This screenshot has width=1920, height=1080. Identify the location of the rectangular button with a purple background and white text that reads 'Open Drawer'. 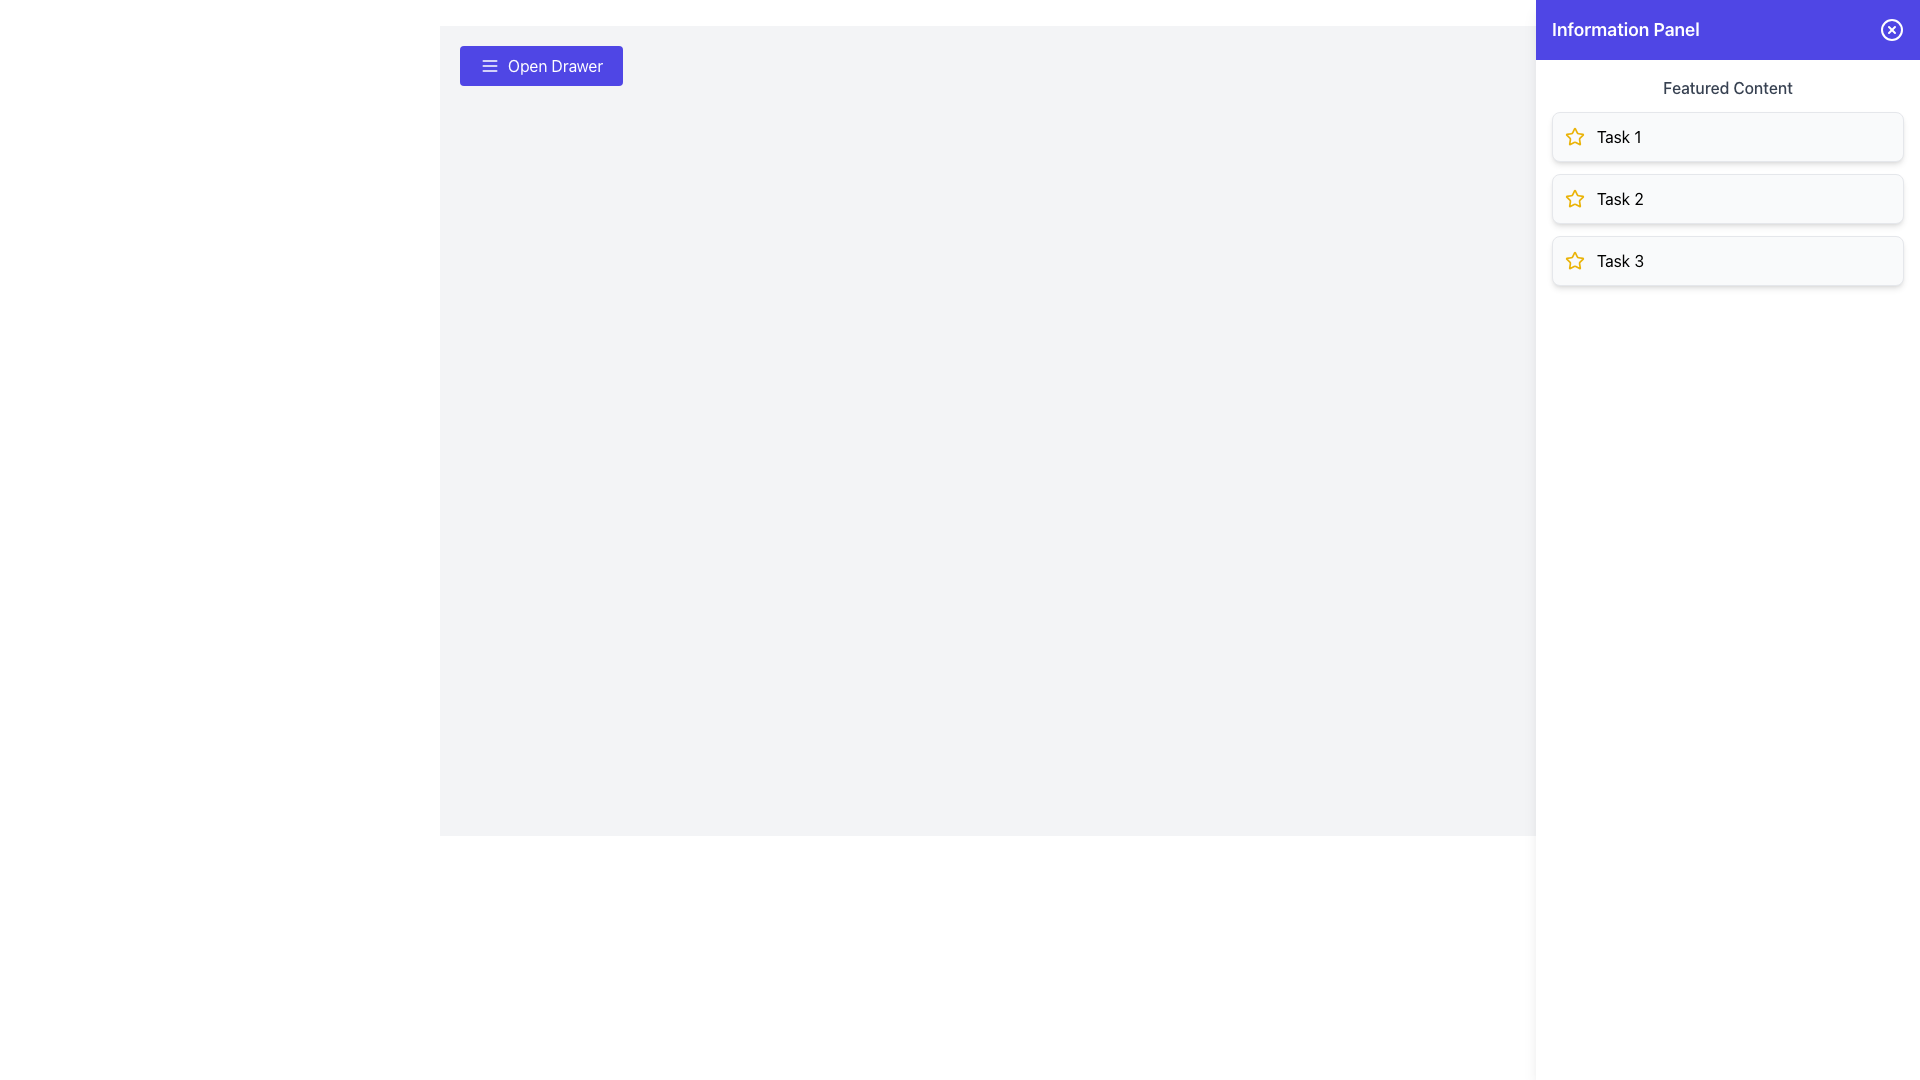
(541, 64).